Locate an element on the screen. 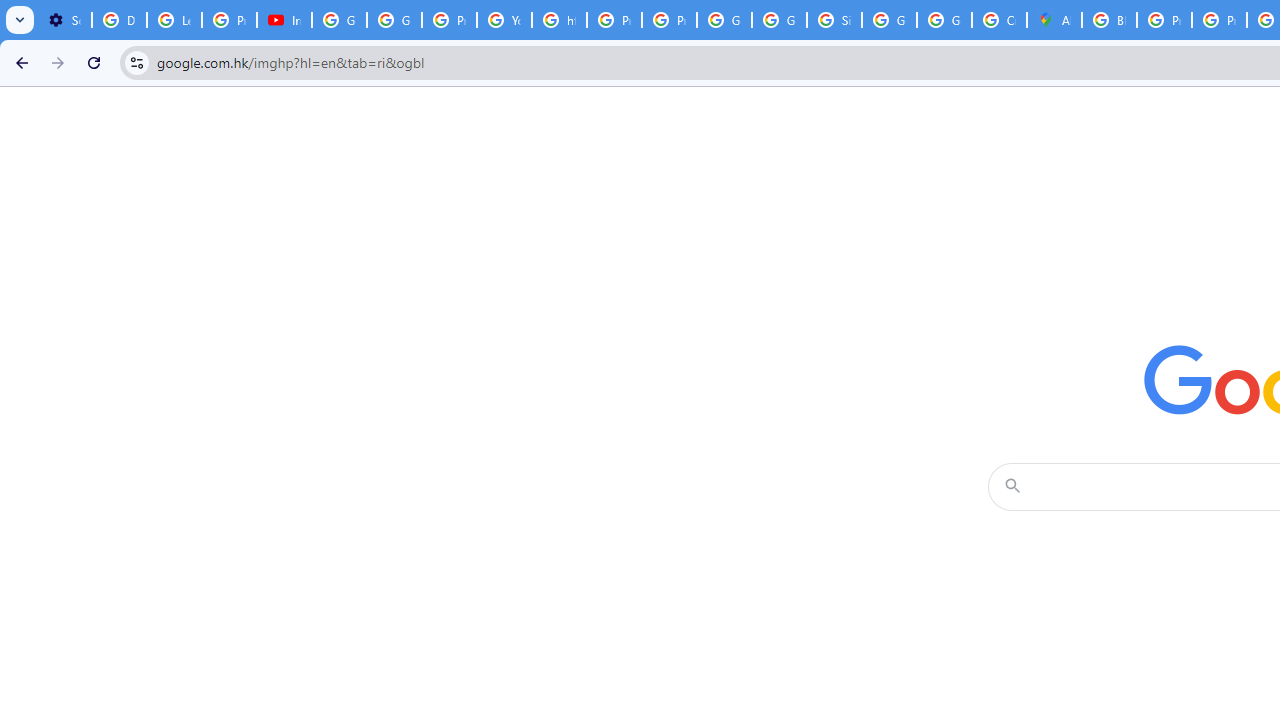 The height and width of the screenshot is (720, 1280). 'Sign in - Google Accounts' is located at coordinates (833, 20).